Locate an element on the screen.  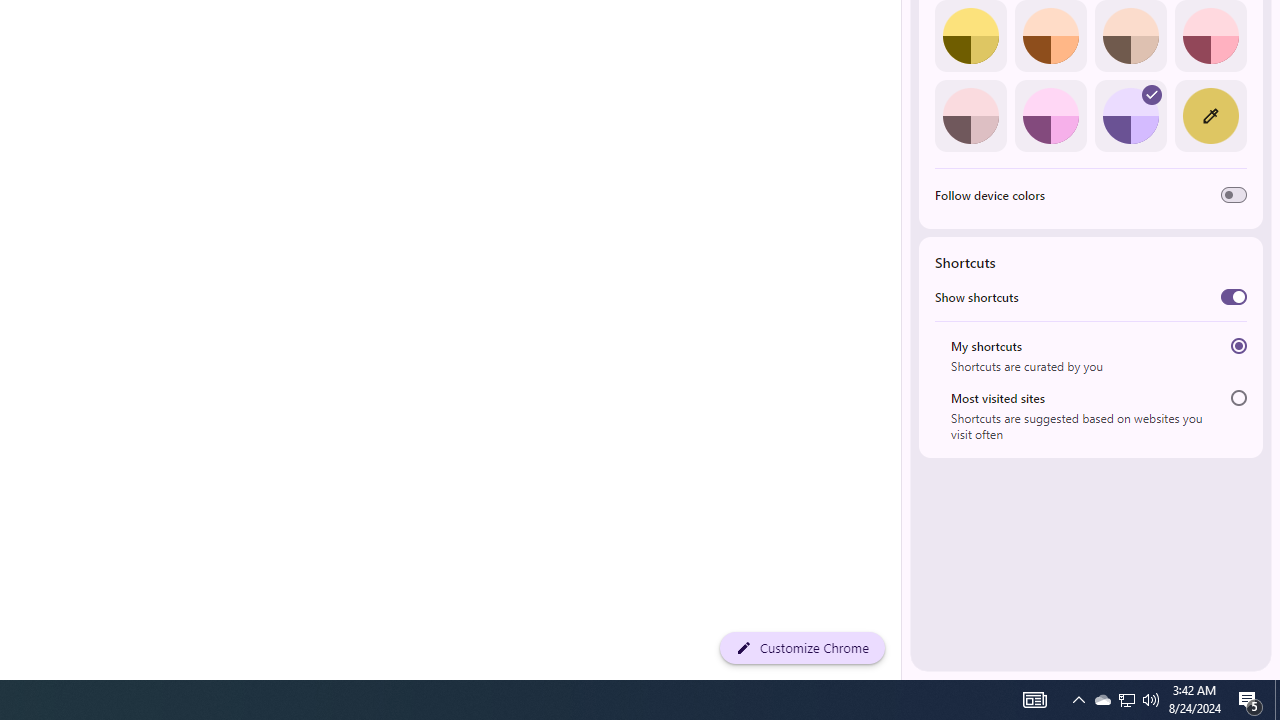
'Fuchsia' is located at coordinates (1049, 115).